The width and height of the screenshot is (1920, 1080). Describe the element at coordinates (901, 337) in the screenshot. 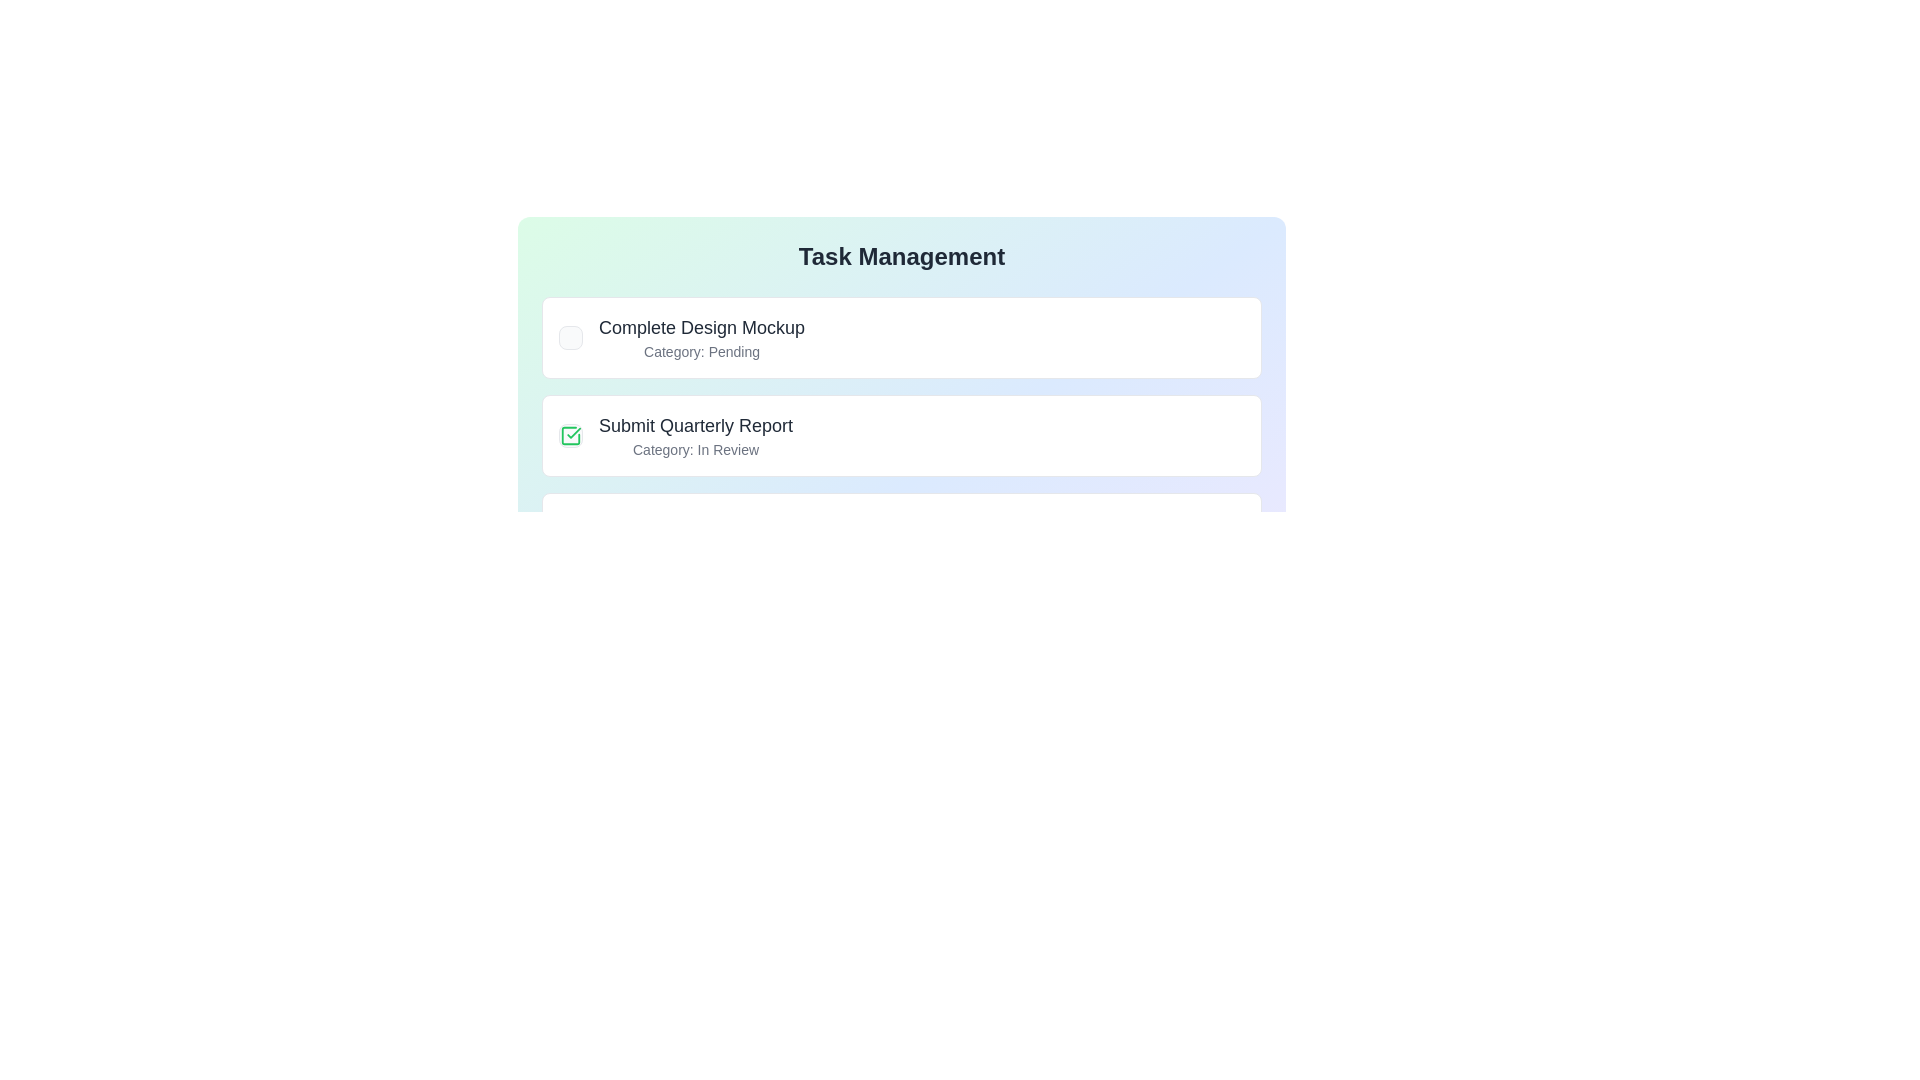

I see `the first task card in the task management interface, which provides an overview of the task's title and its category or status` at that location.